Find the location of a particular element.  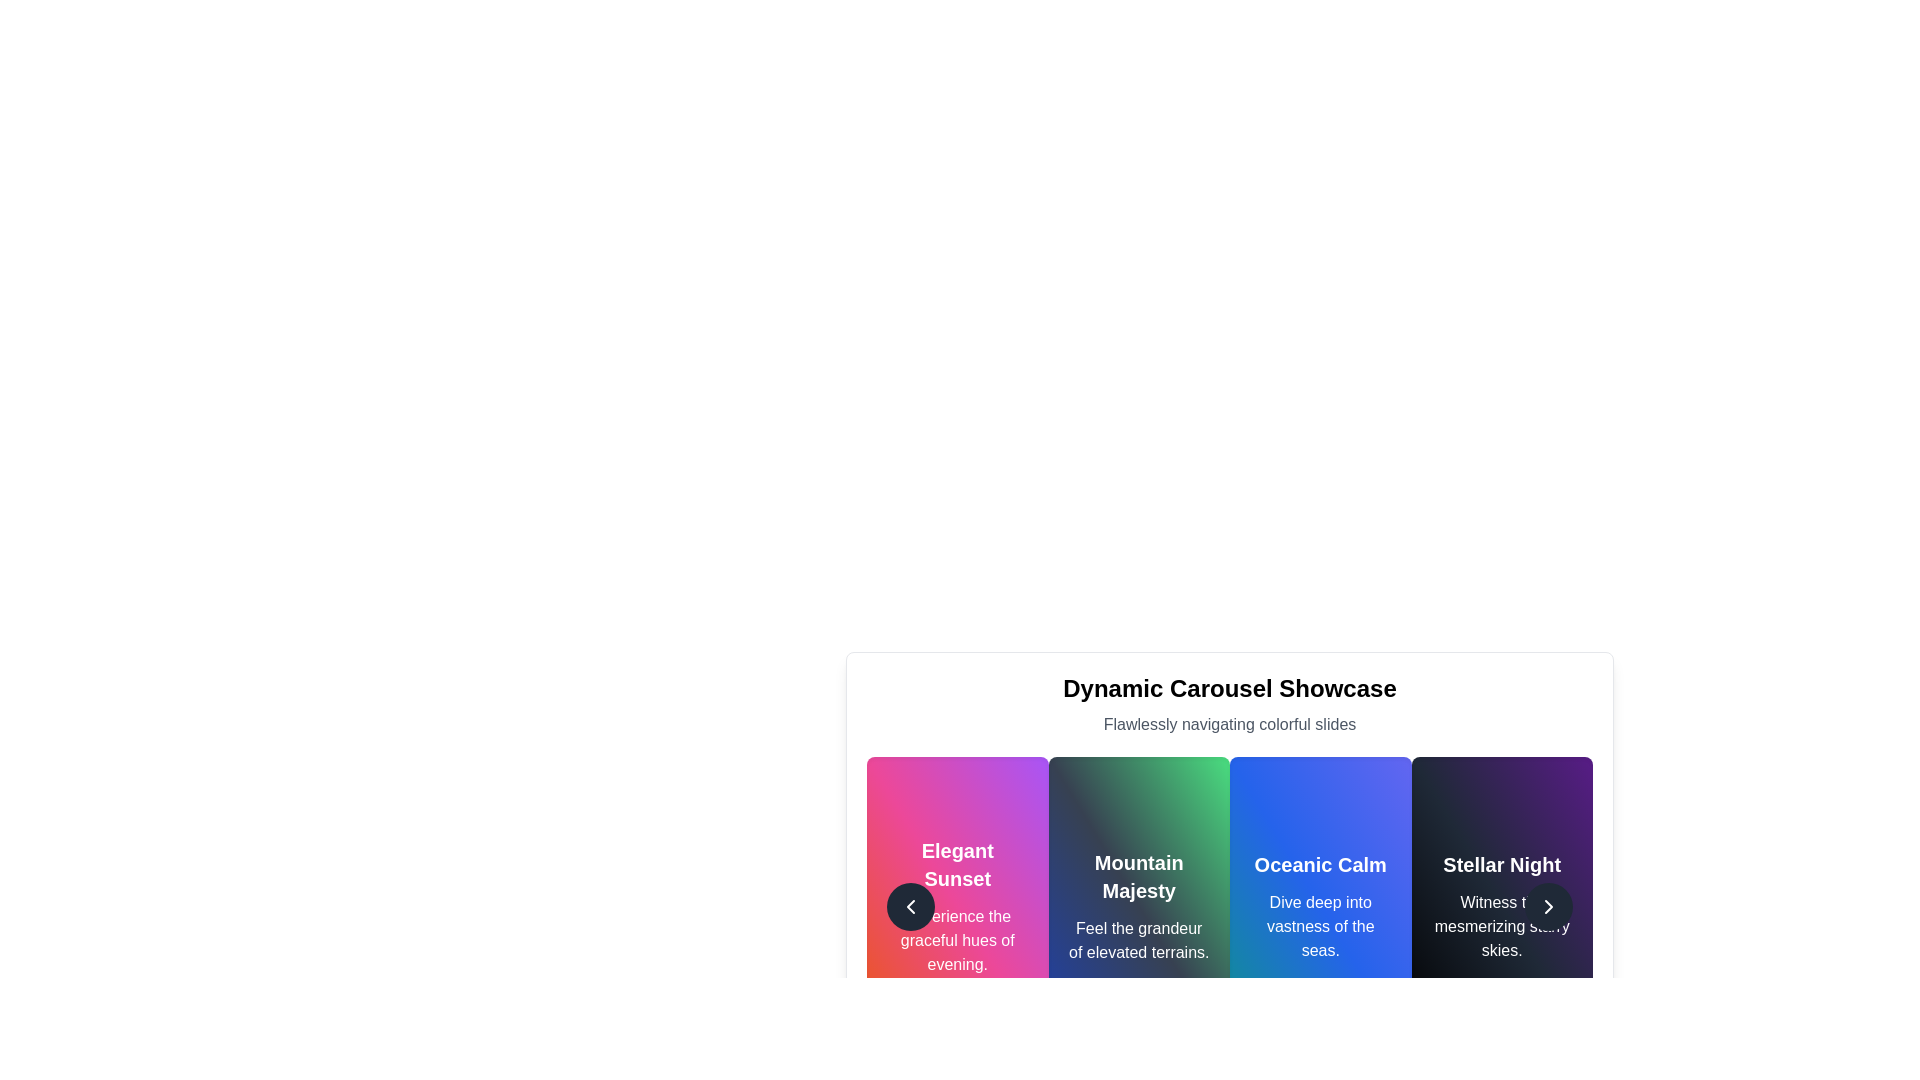

the right-facing chevron icon button, styled with a white outline on a dark circular background, located near the right edge of the 'Stellar Night' card in the carousel is located at coordinates (1548, 906).